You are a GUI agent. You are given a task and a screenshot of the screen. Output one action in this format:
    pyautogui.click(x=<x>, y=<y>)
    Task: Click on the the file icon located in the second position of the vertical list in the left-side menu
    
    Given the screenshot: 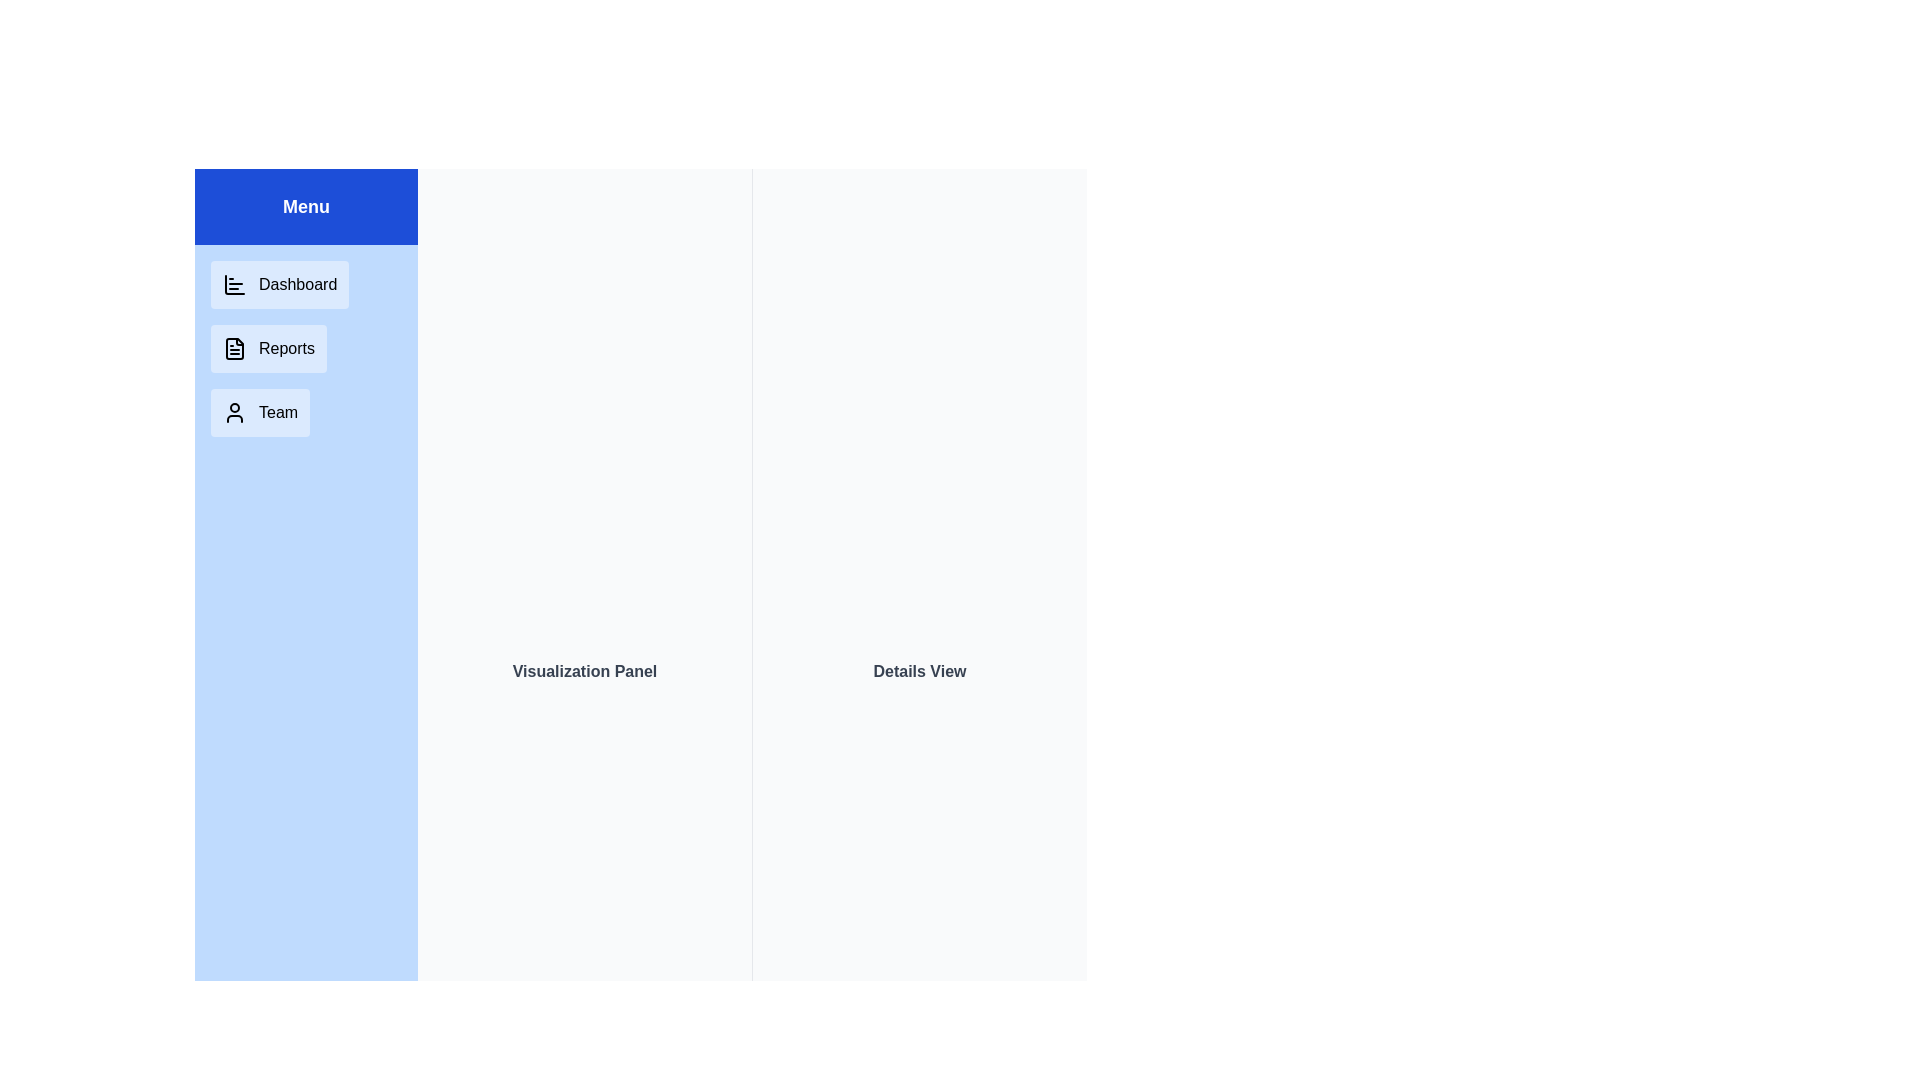 What is the action you would take?
    pyautogui.click(x=235, y=347)
    